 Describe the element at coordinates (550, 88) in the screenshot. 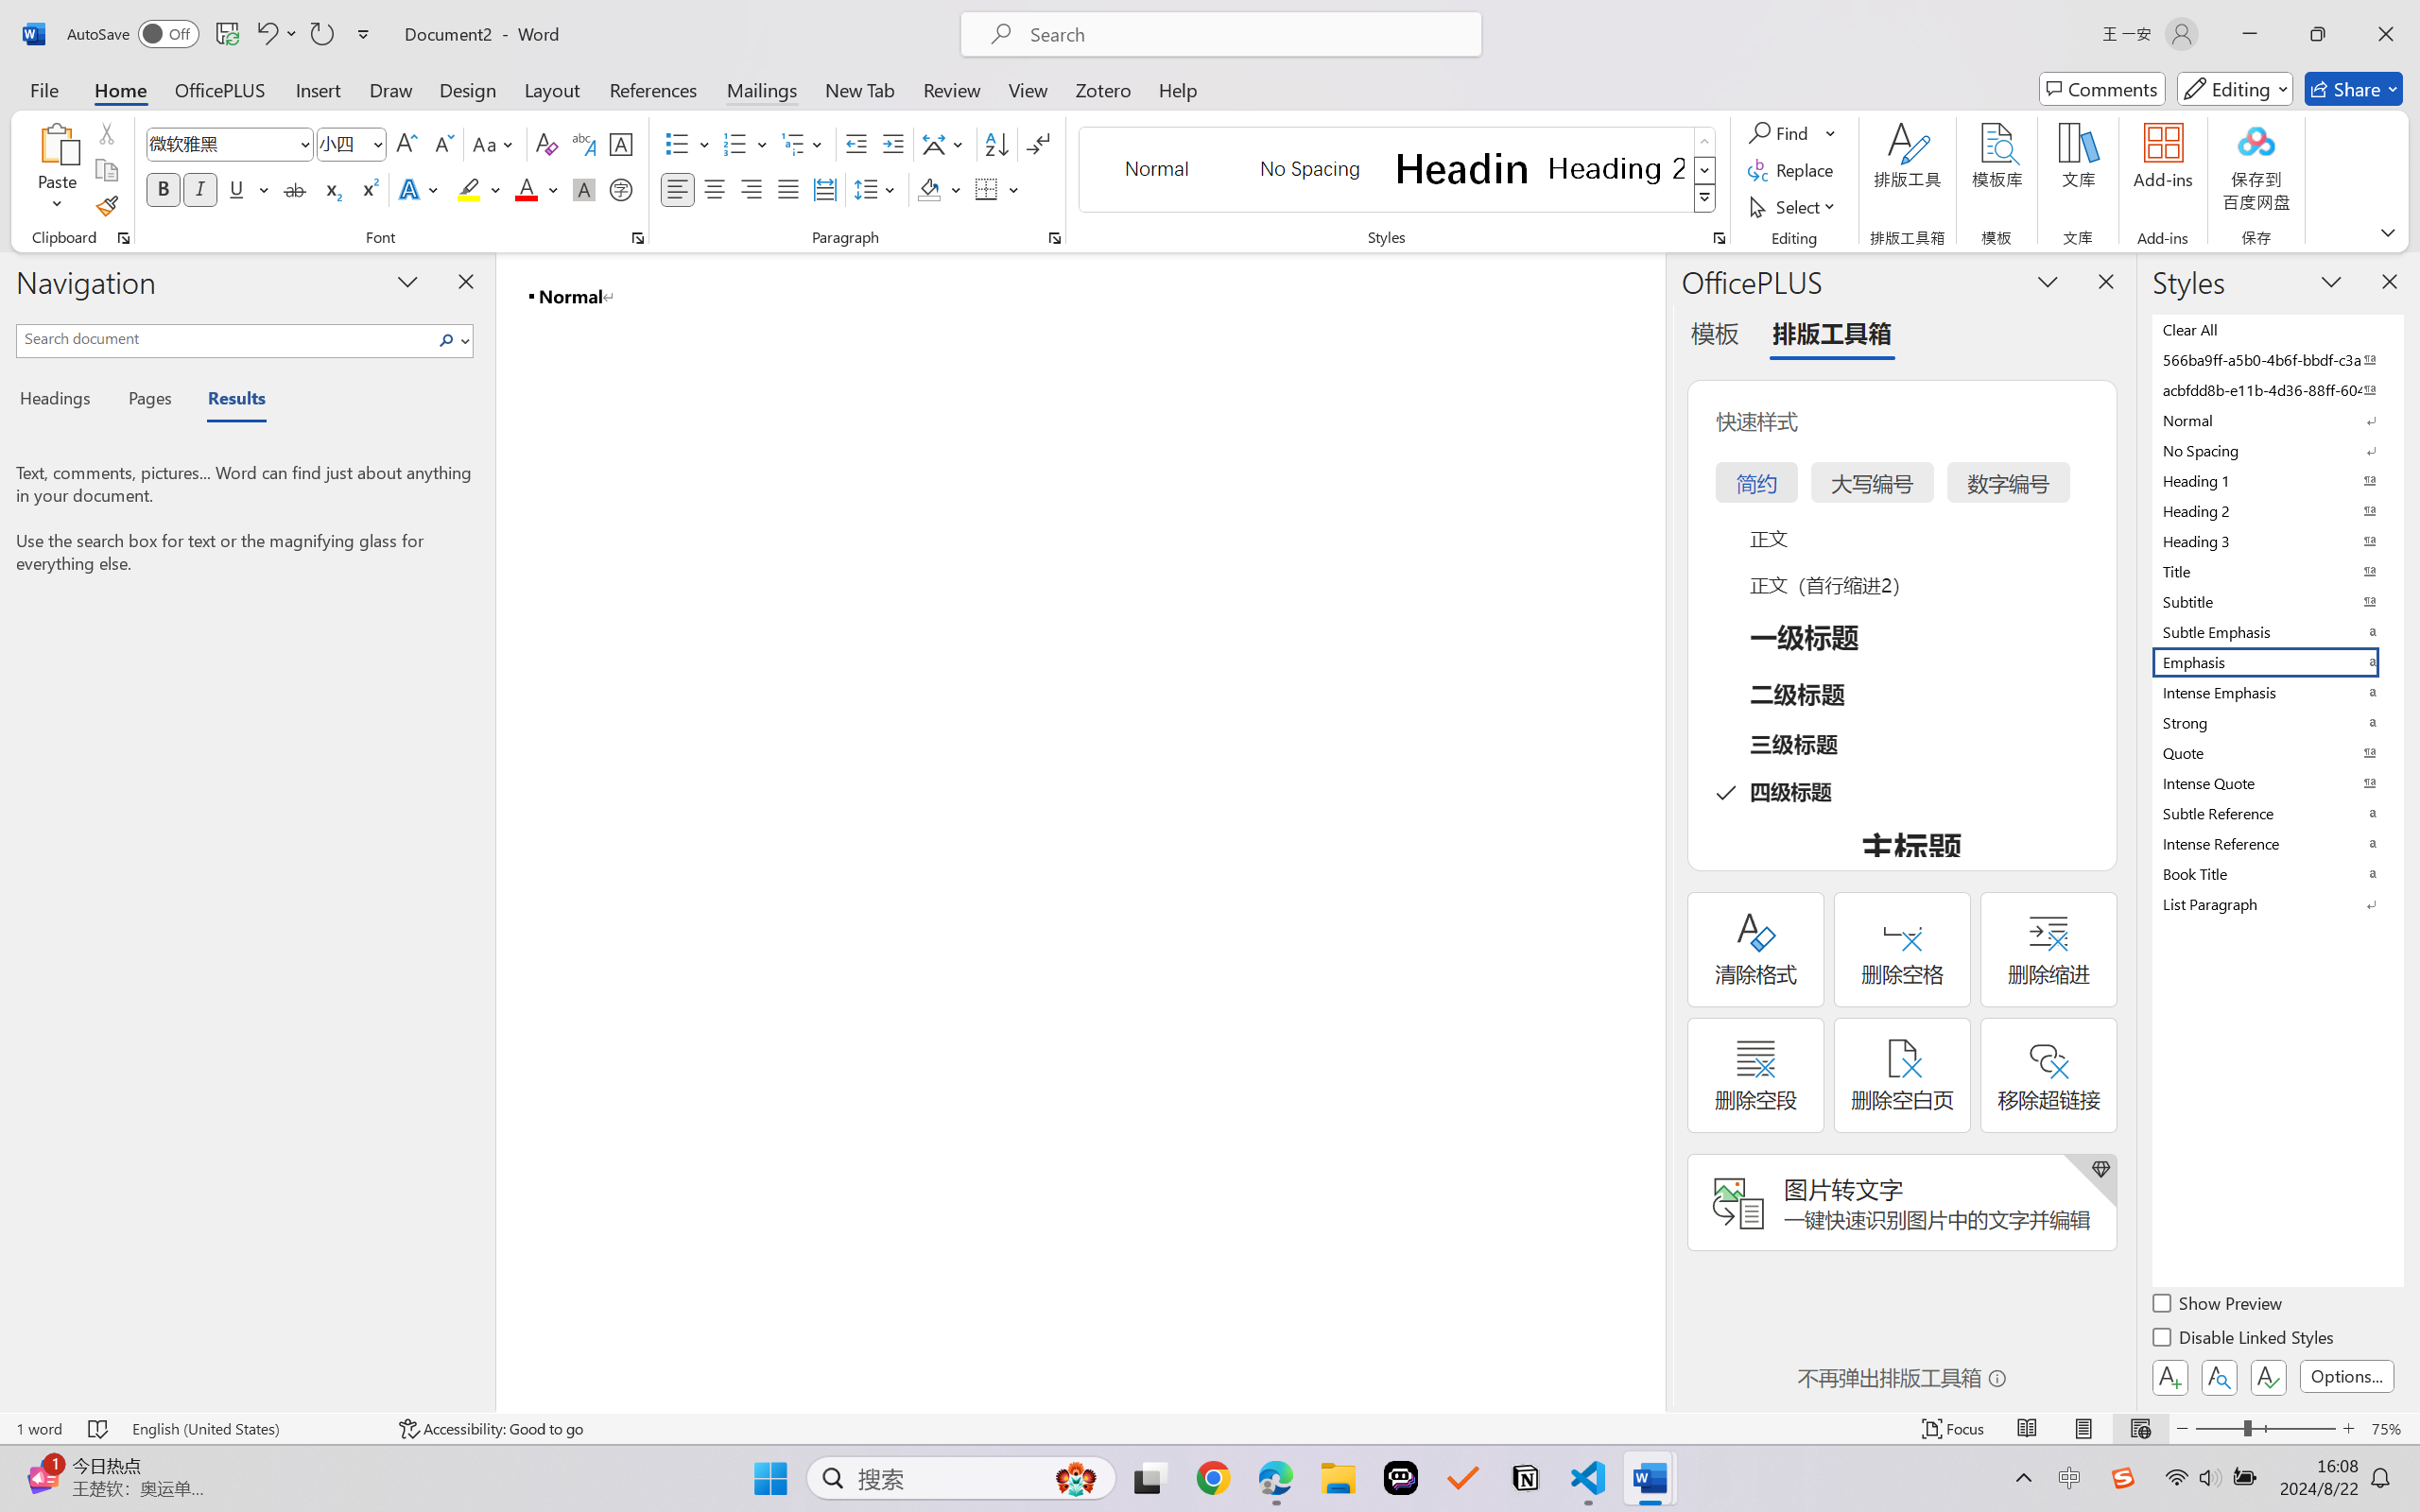

I see `'Layout'` at that location.